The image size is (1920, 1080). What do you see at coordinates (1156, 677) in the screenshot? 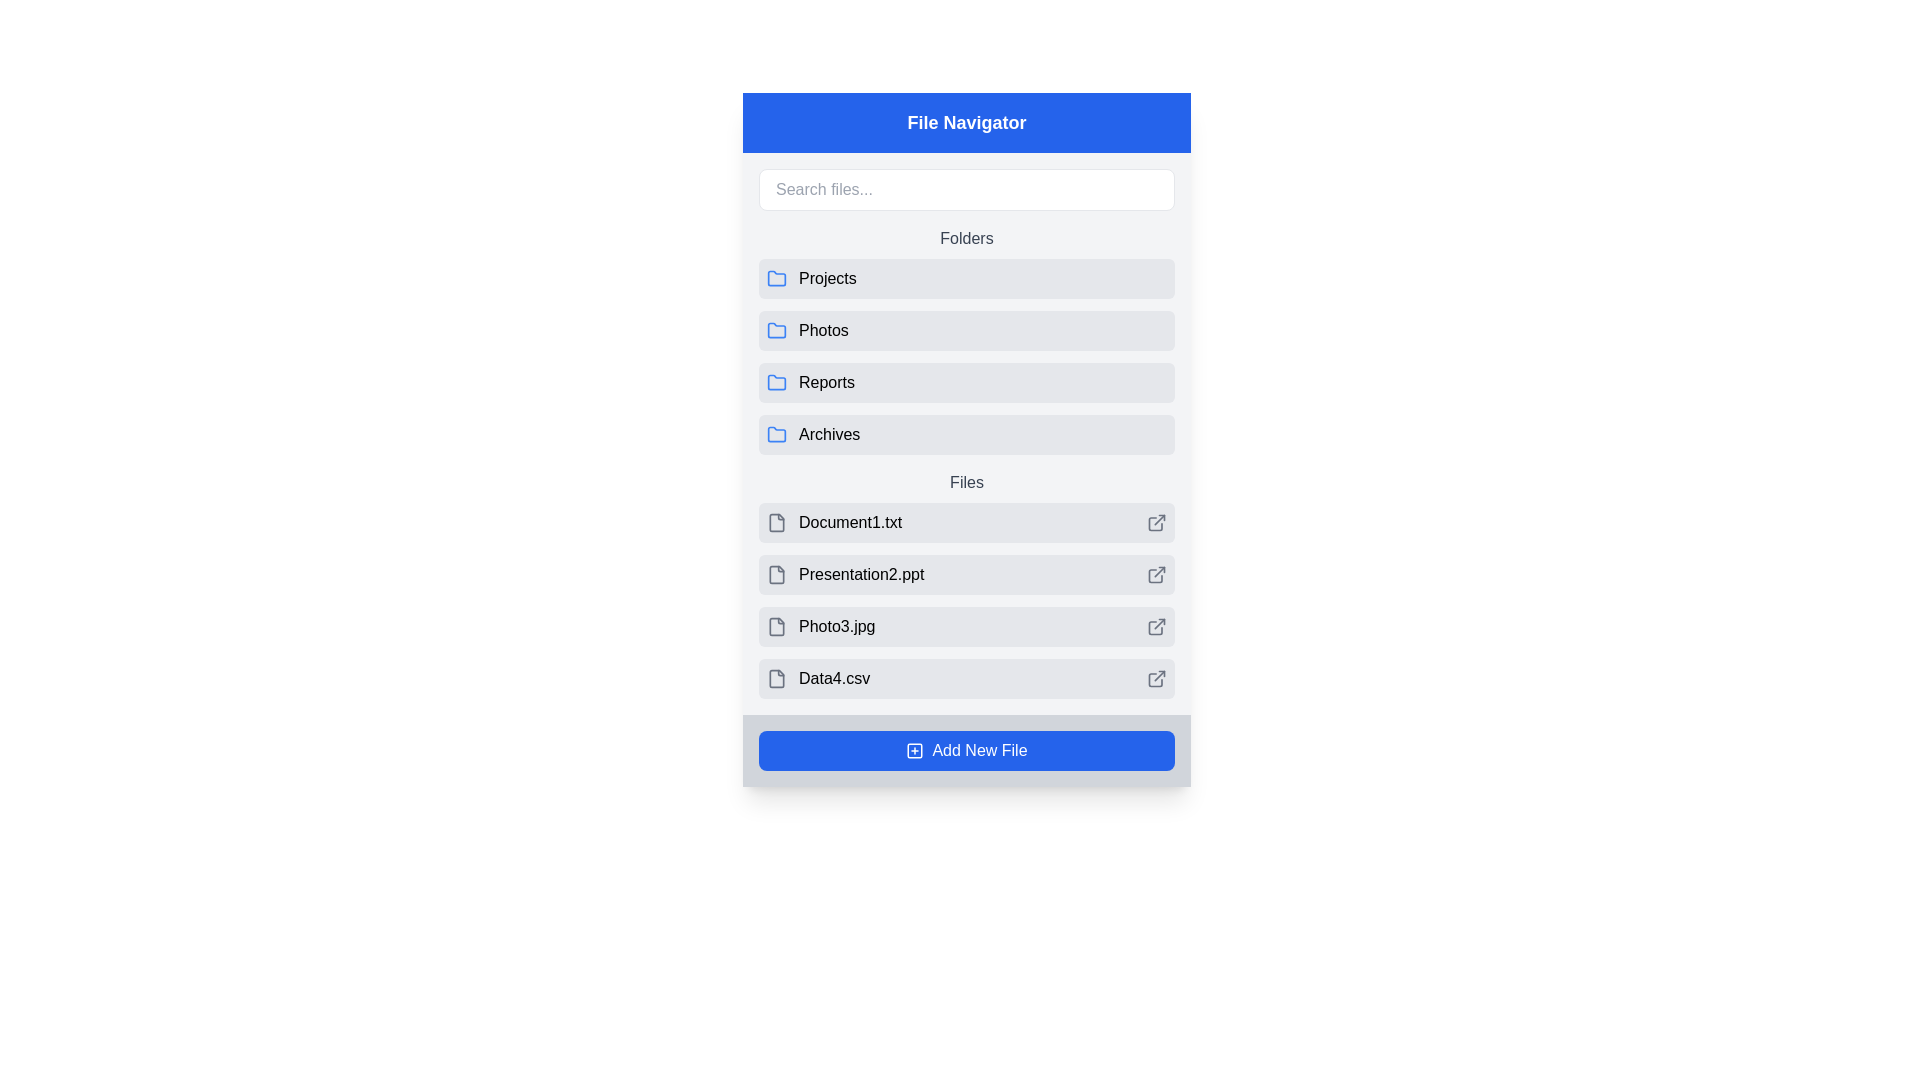
I see `the external link icon for 'Data4.csv' located in the File Navigator interface` at bounding box center [1156, 677].